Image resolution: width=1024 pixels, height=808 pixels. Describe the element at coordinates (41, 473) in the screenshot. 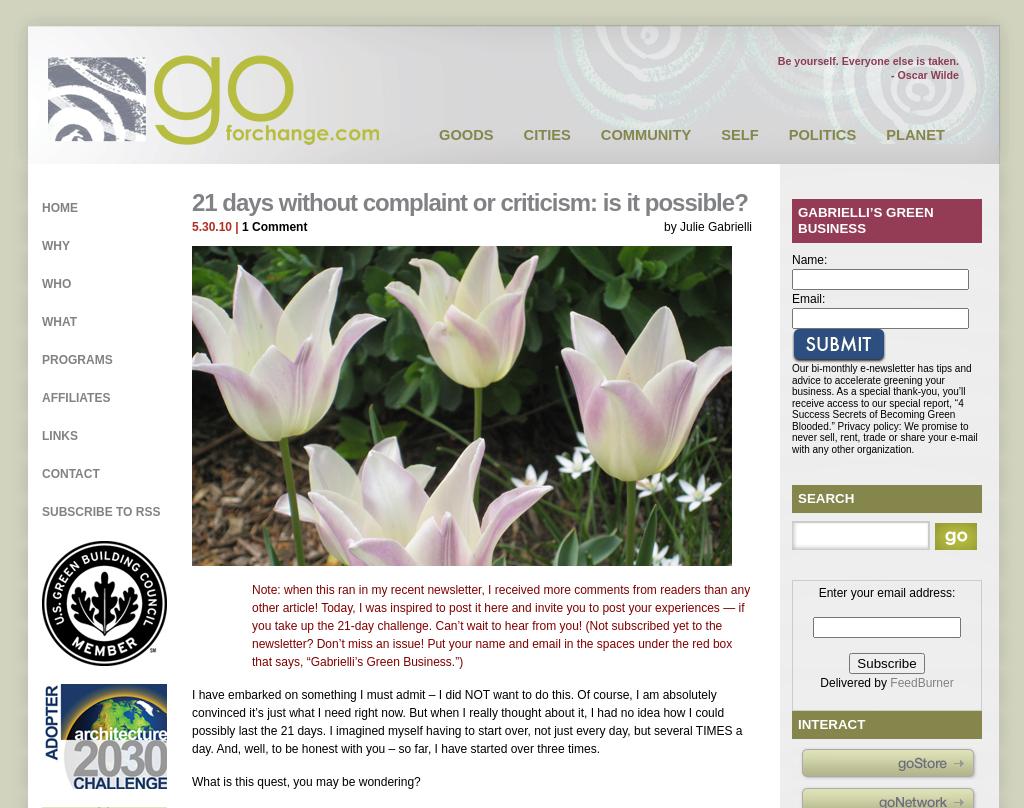

I see `'Contact'` at that location.